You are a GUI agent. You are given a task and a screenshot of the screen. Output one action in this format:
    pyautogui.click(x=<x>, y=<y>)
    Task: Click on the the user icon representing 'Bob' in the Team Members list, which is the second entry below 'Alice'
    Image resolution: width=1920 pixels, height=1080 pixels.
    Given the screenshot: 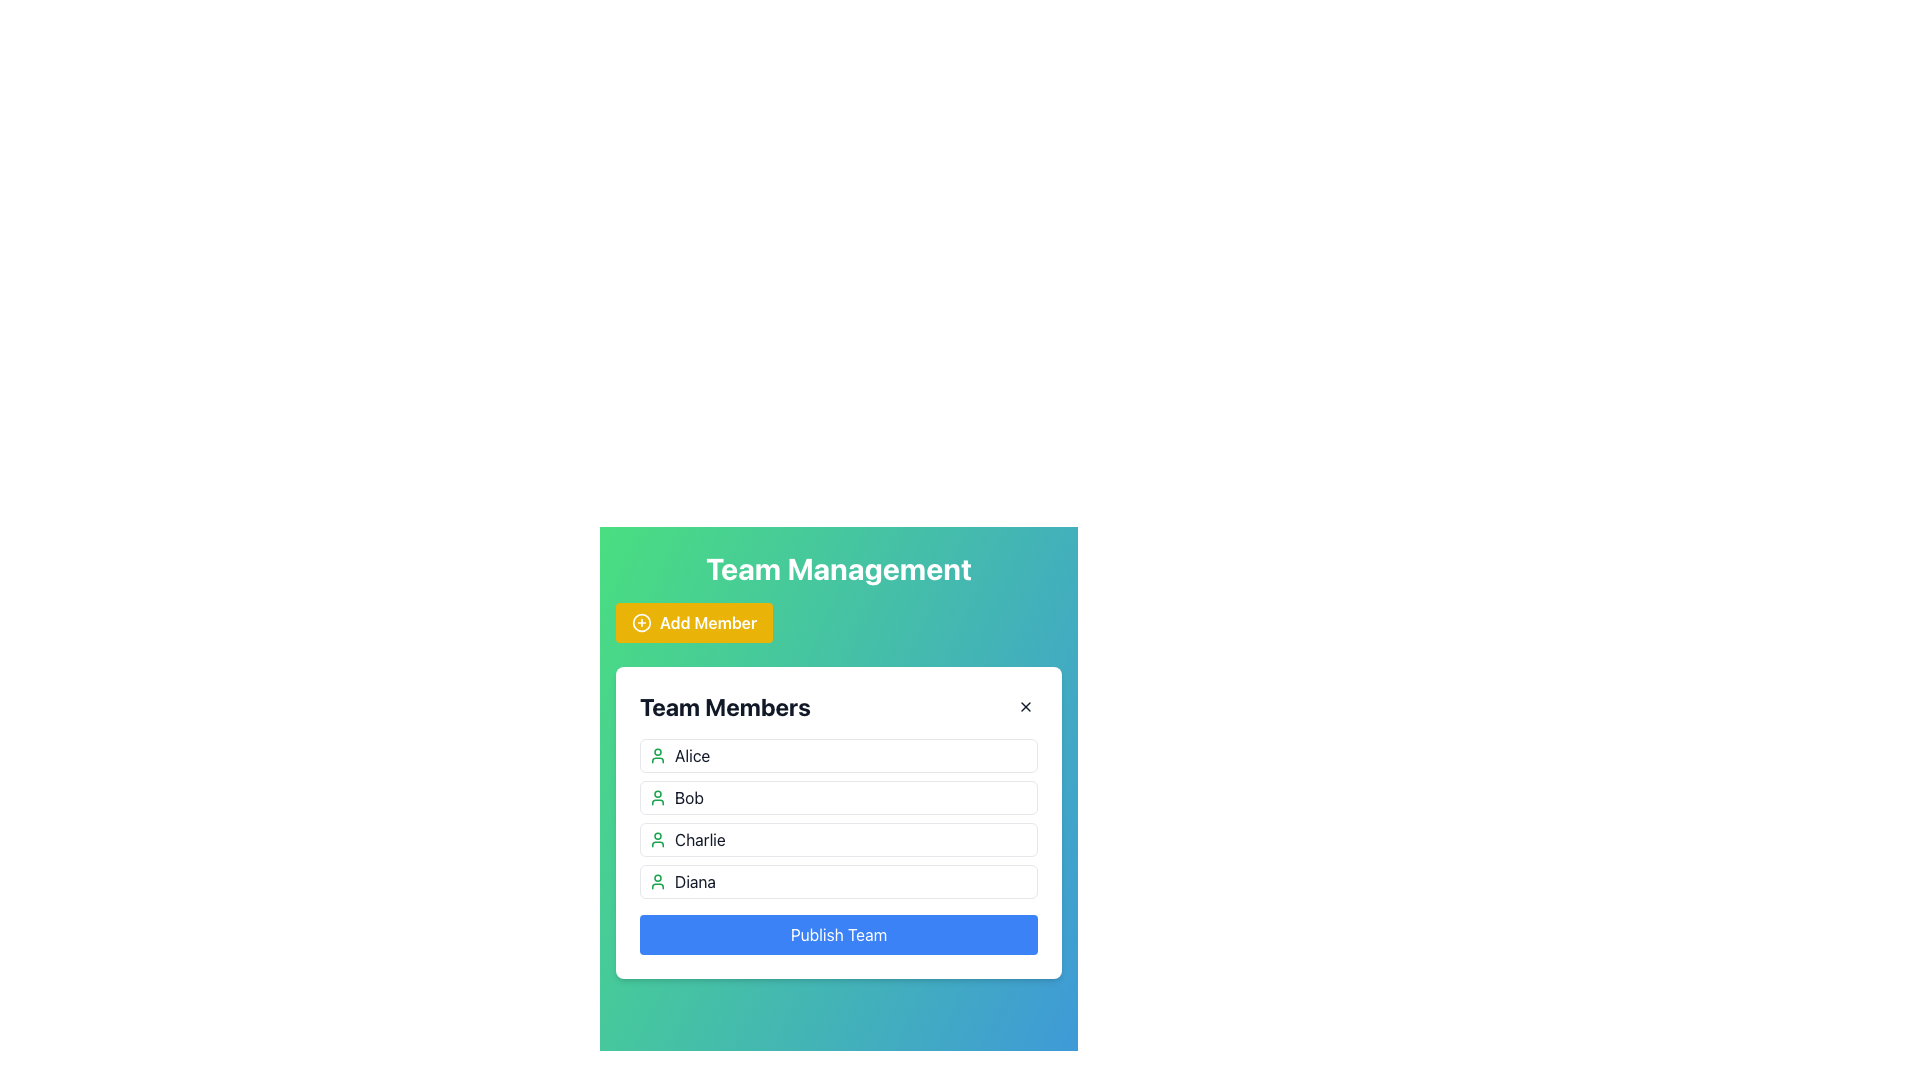 What is the action you would take?
    pyautogui.click(x=657, y=797)
    